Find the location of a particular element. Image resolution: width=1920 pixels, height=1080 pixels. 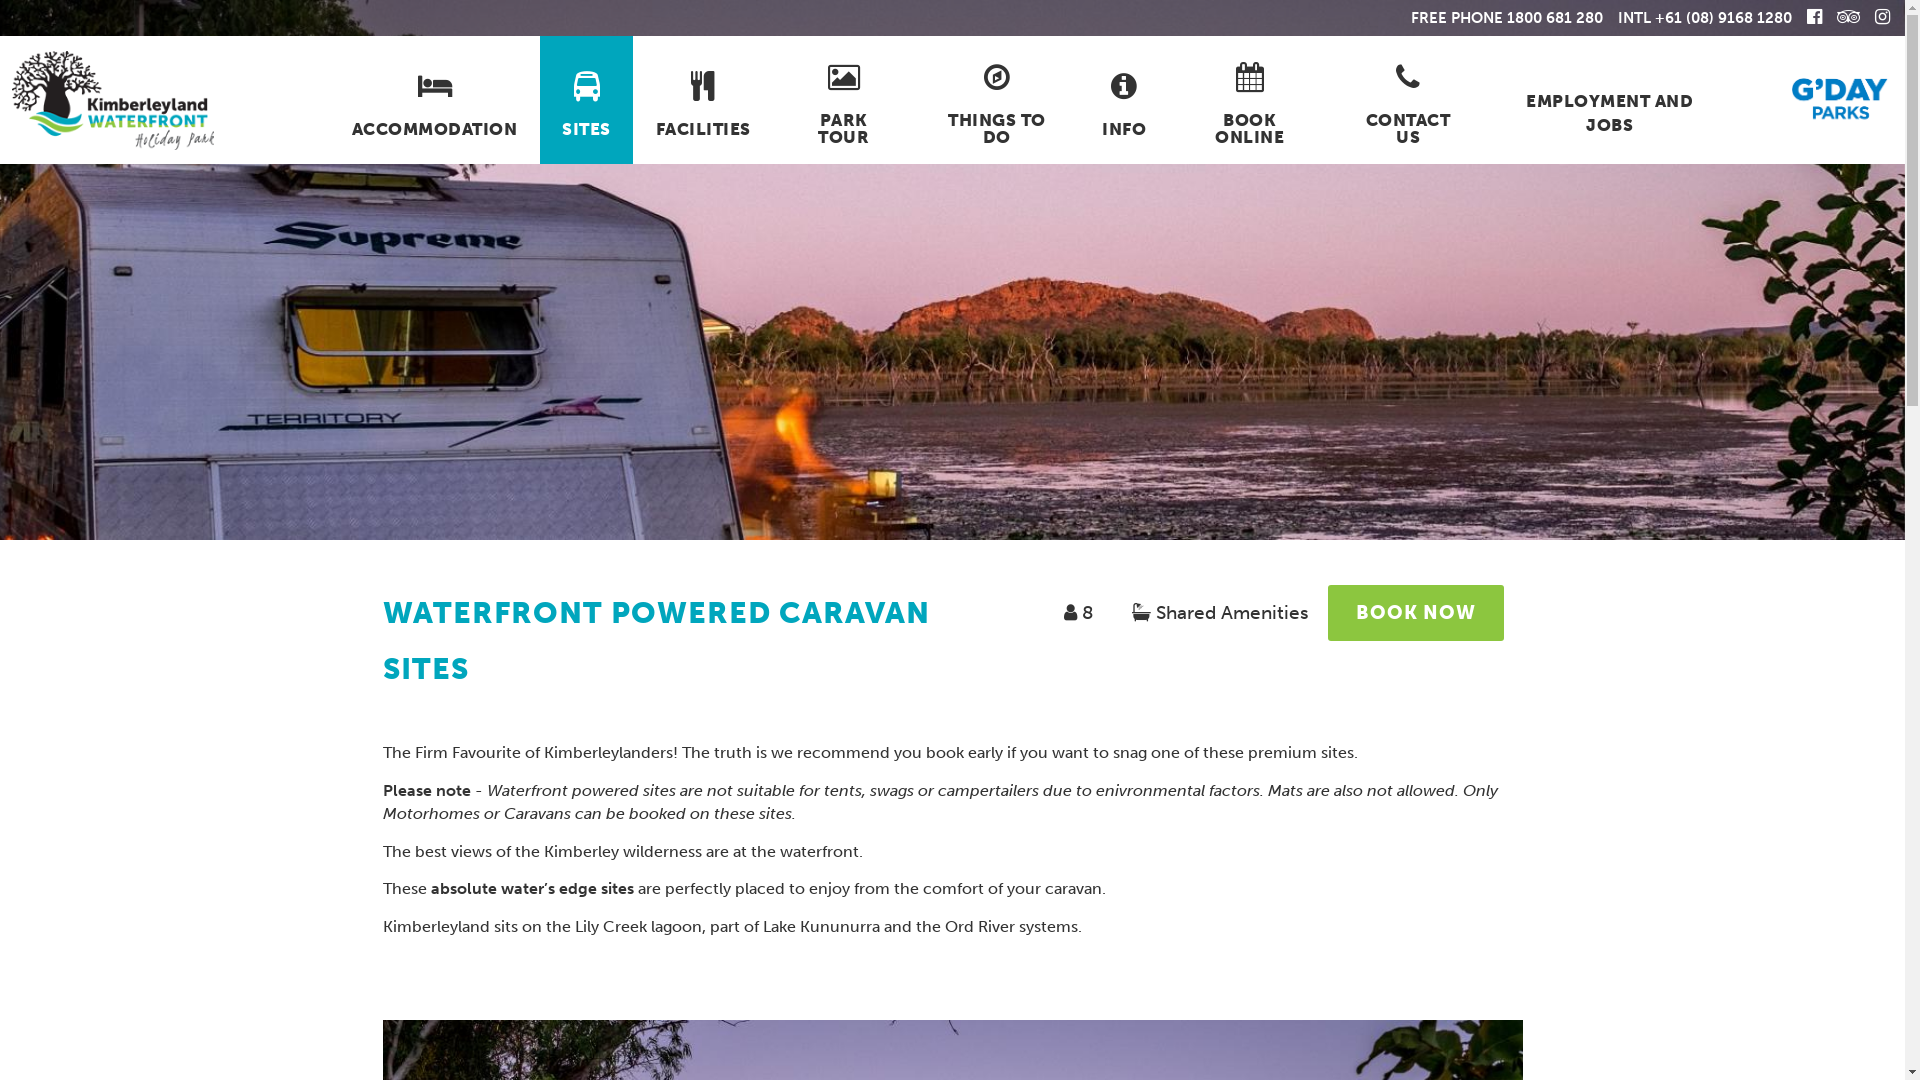

'+61 (08) 9168 1280' is located at coordinates (1722, 16).